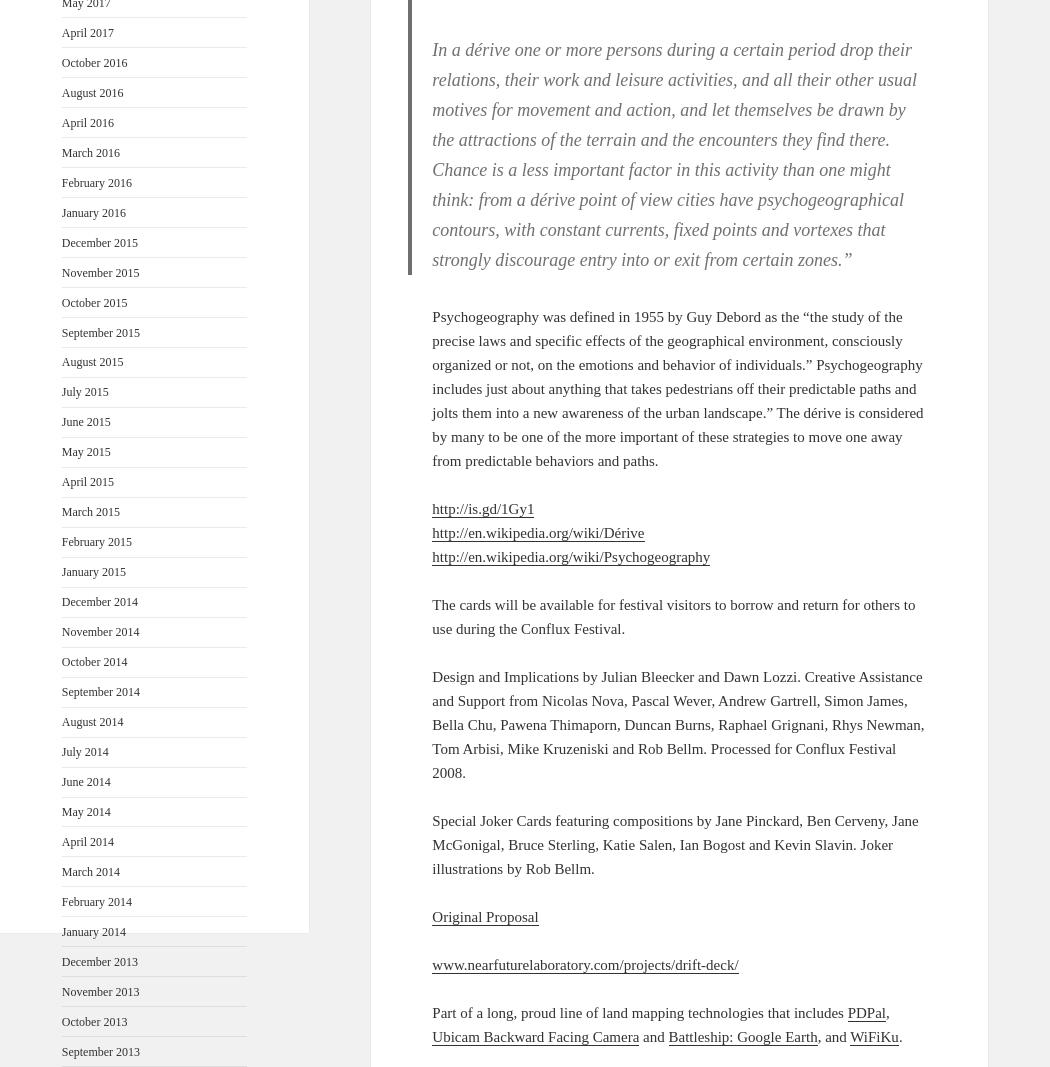  Describe the element at coordinates (93, 60) in the screenshot. I see `'October 2016'` at that location.